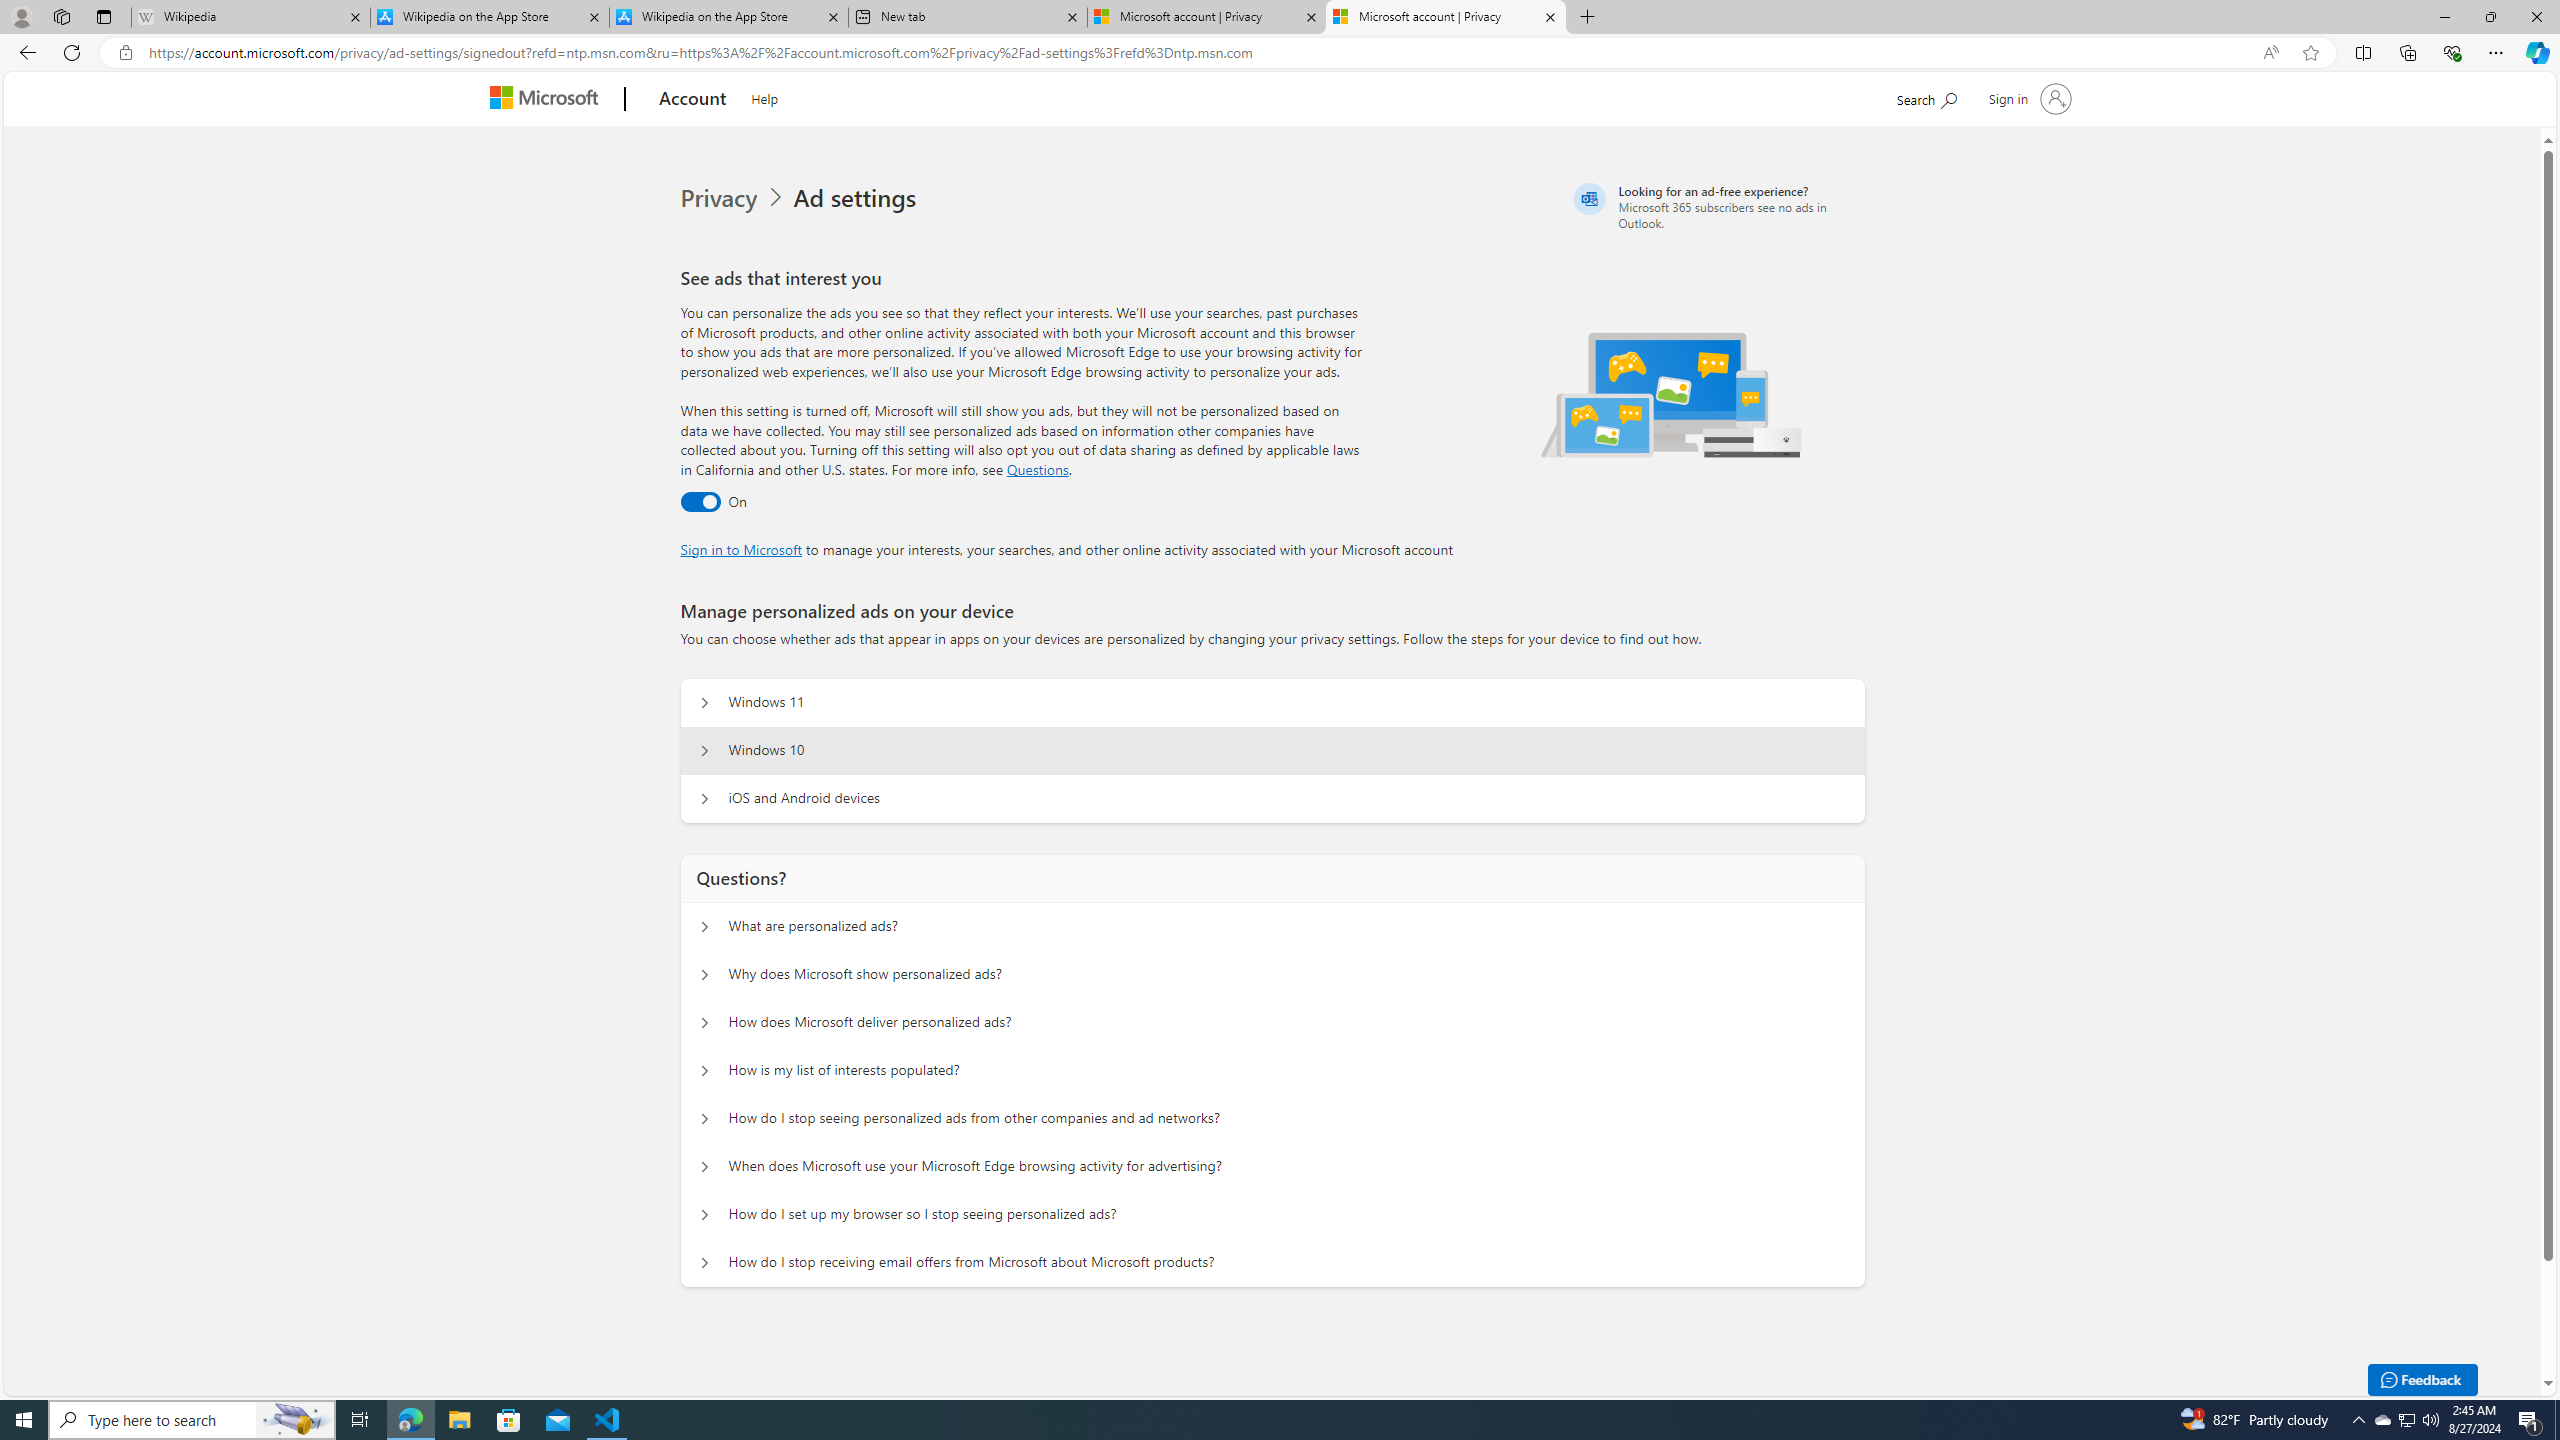 This screenshot has width=2560, height=1440. Describe the element at coordinates (1716, 206) in the screenshot. I see `'Looking for an ad-free experience?'` at that location.